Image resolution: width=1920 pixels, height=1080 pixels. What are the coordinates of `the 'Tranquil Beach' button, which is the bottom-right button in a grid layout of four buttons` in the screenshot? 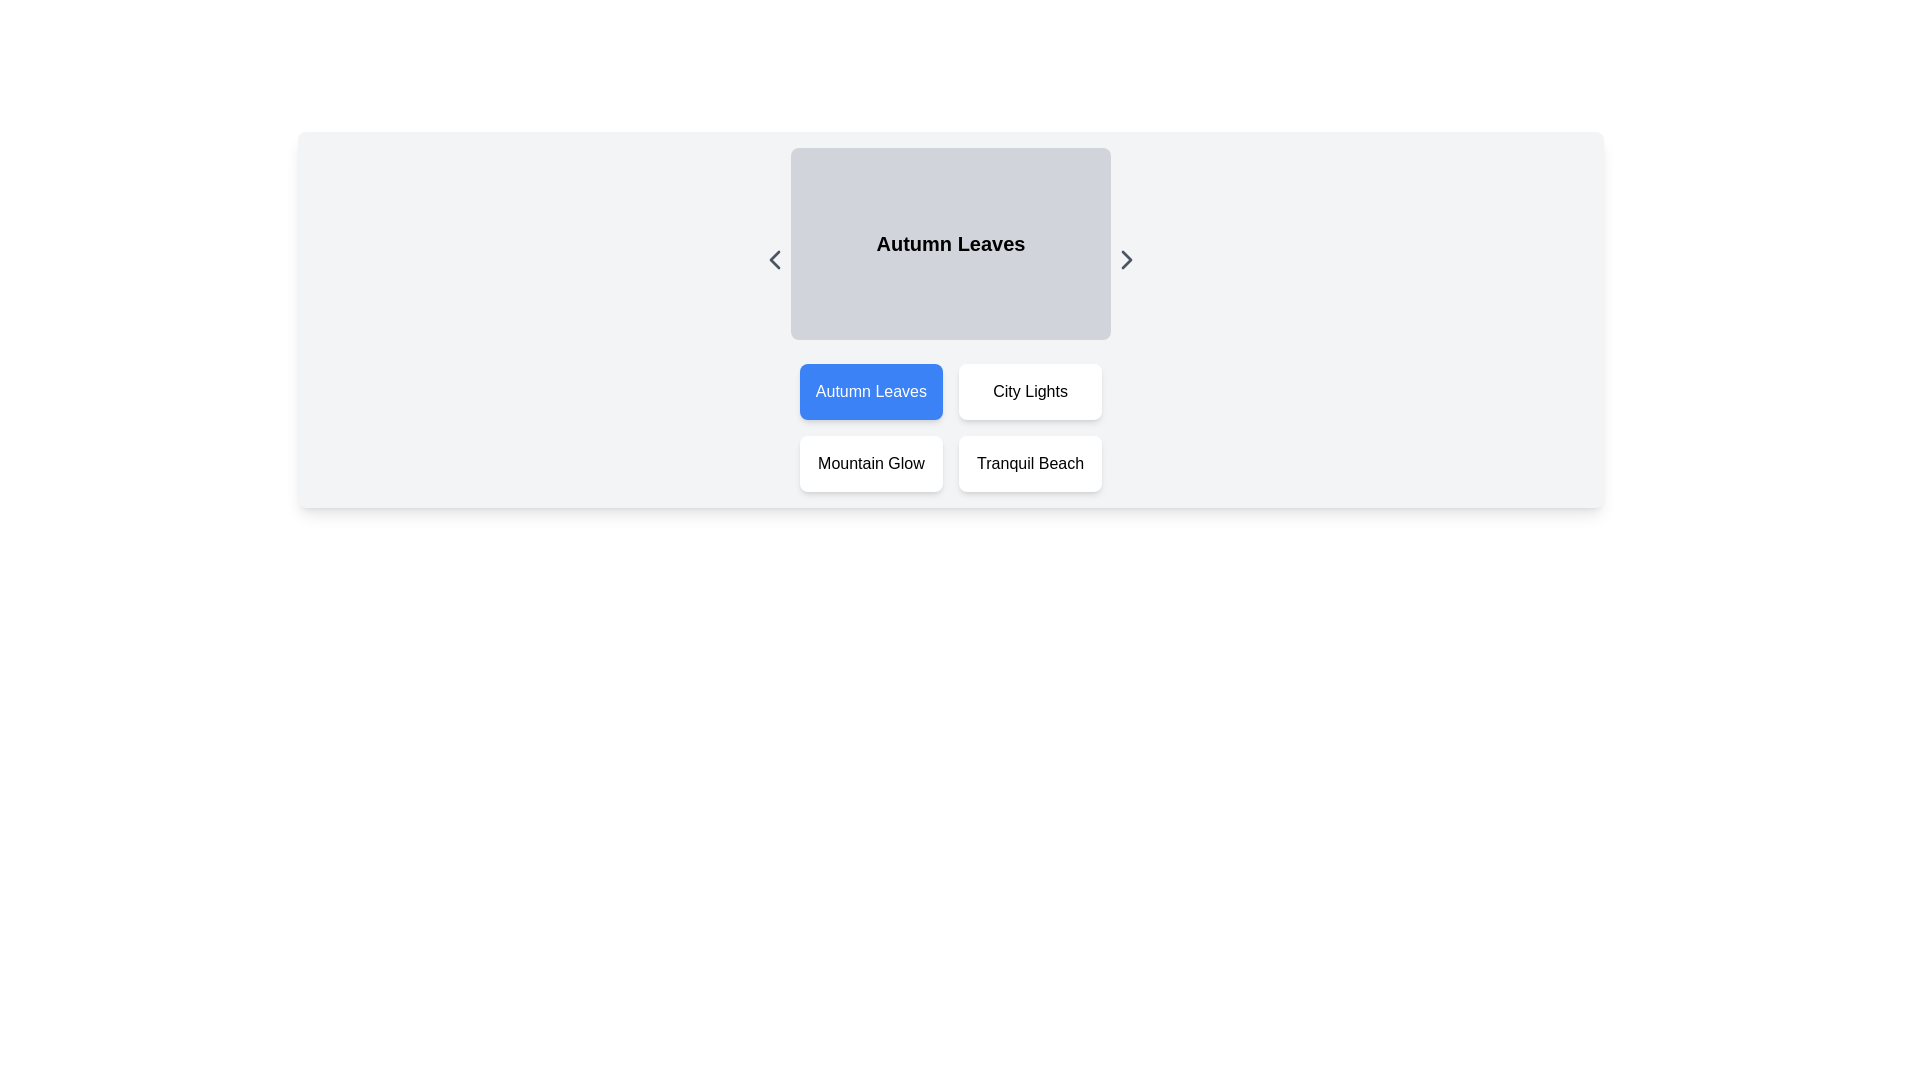 It's located at (1030, 463).